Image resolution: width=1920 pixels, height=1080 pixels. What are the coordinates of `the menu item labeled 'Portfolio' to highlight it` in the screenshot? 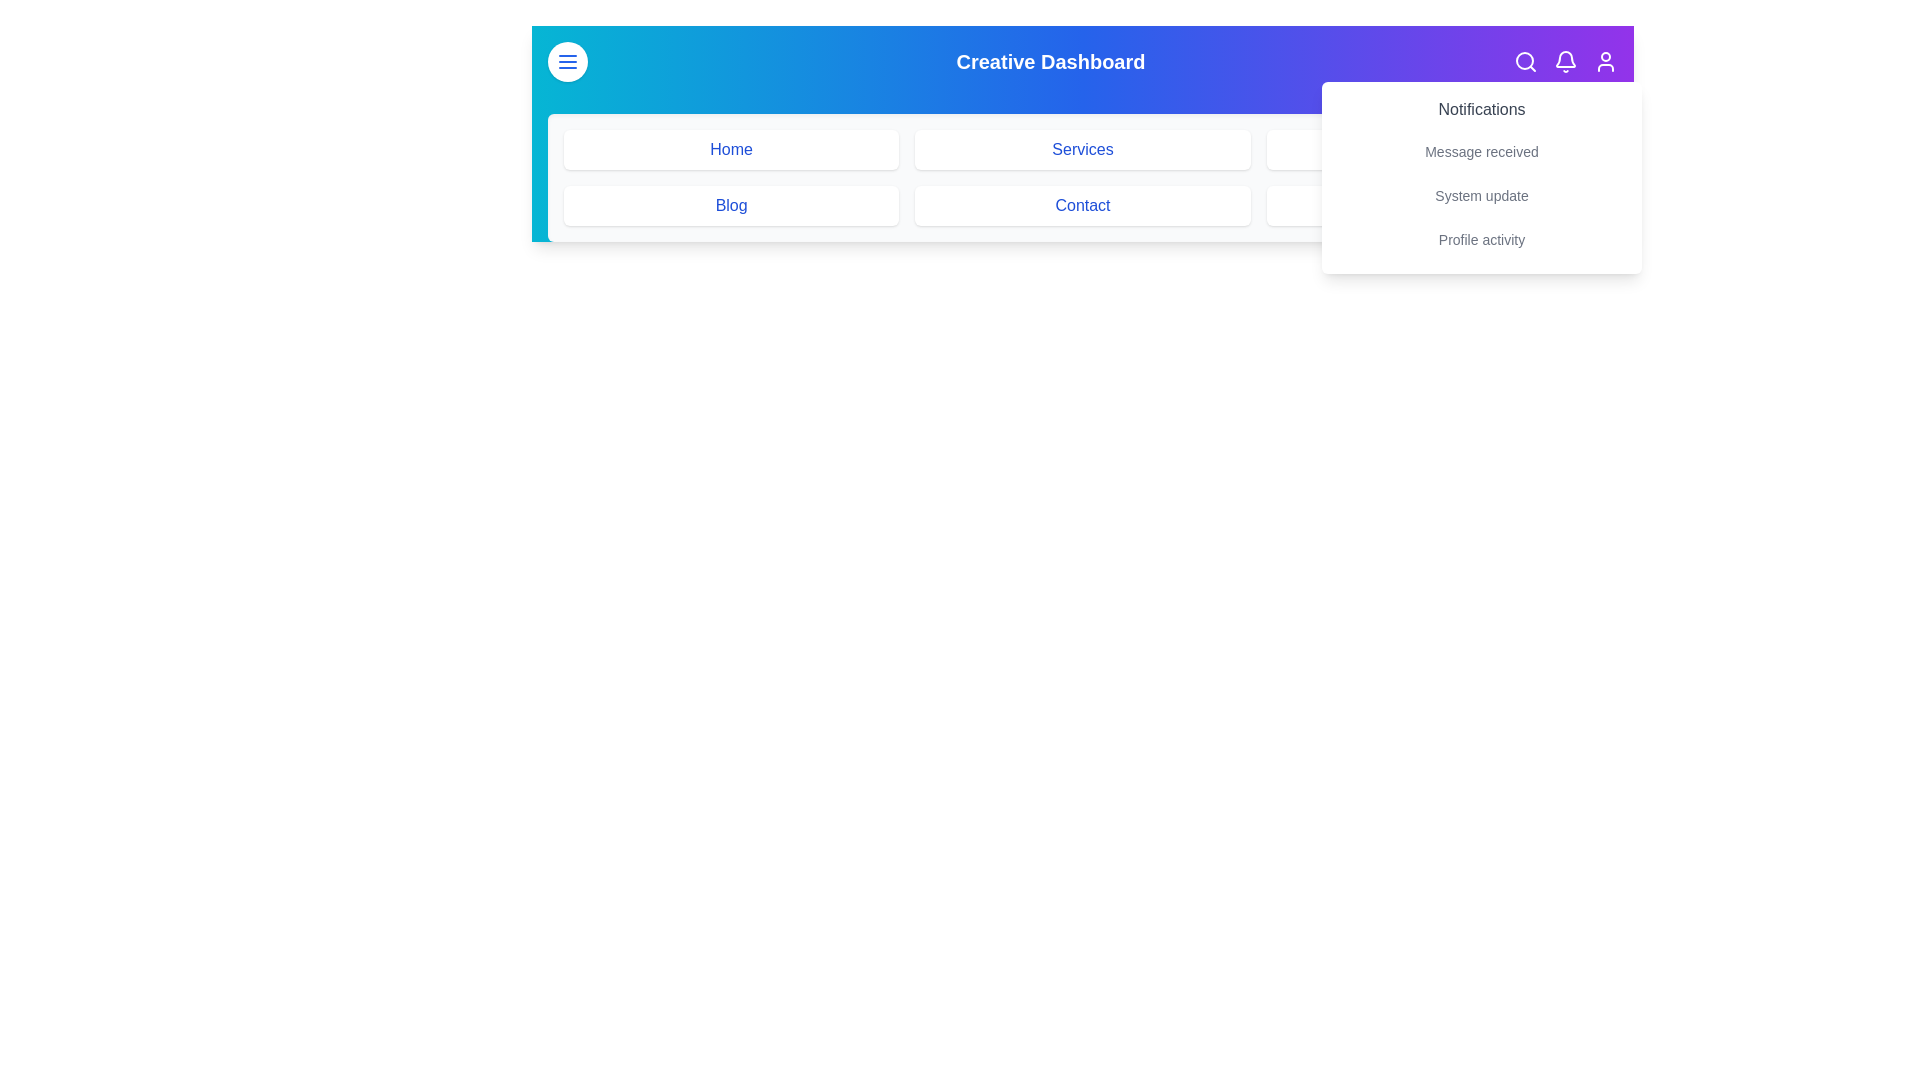 It's located at (1433, 149).